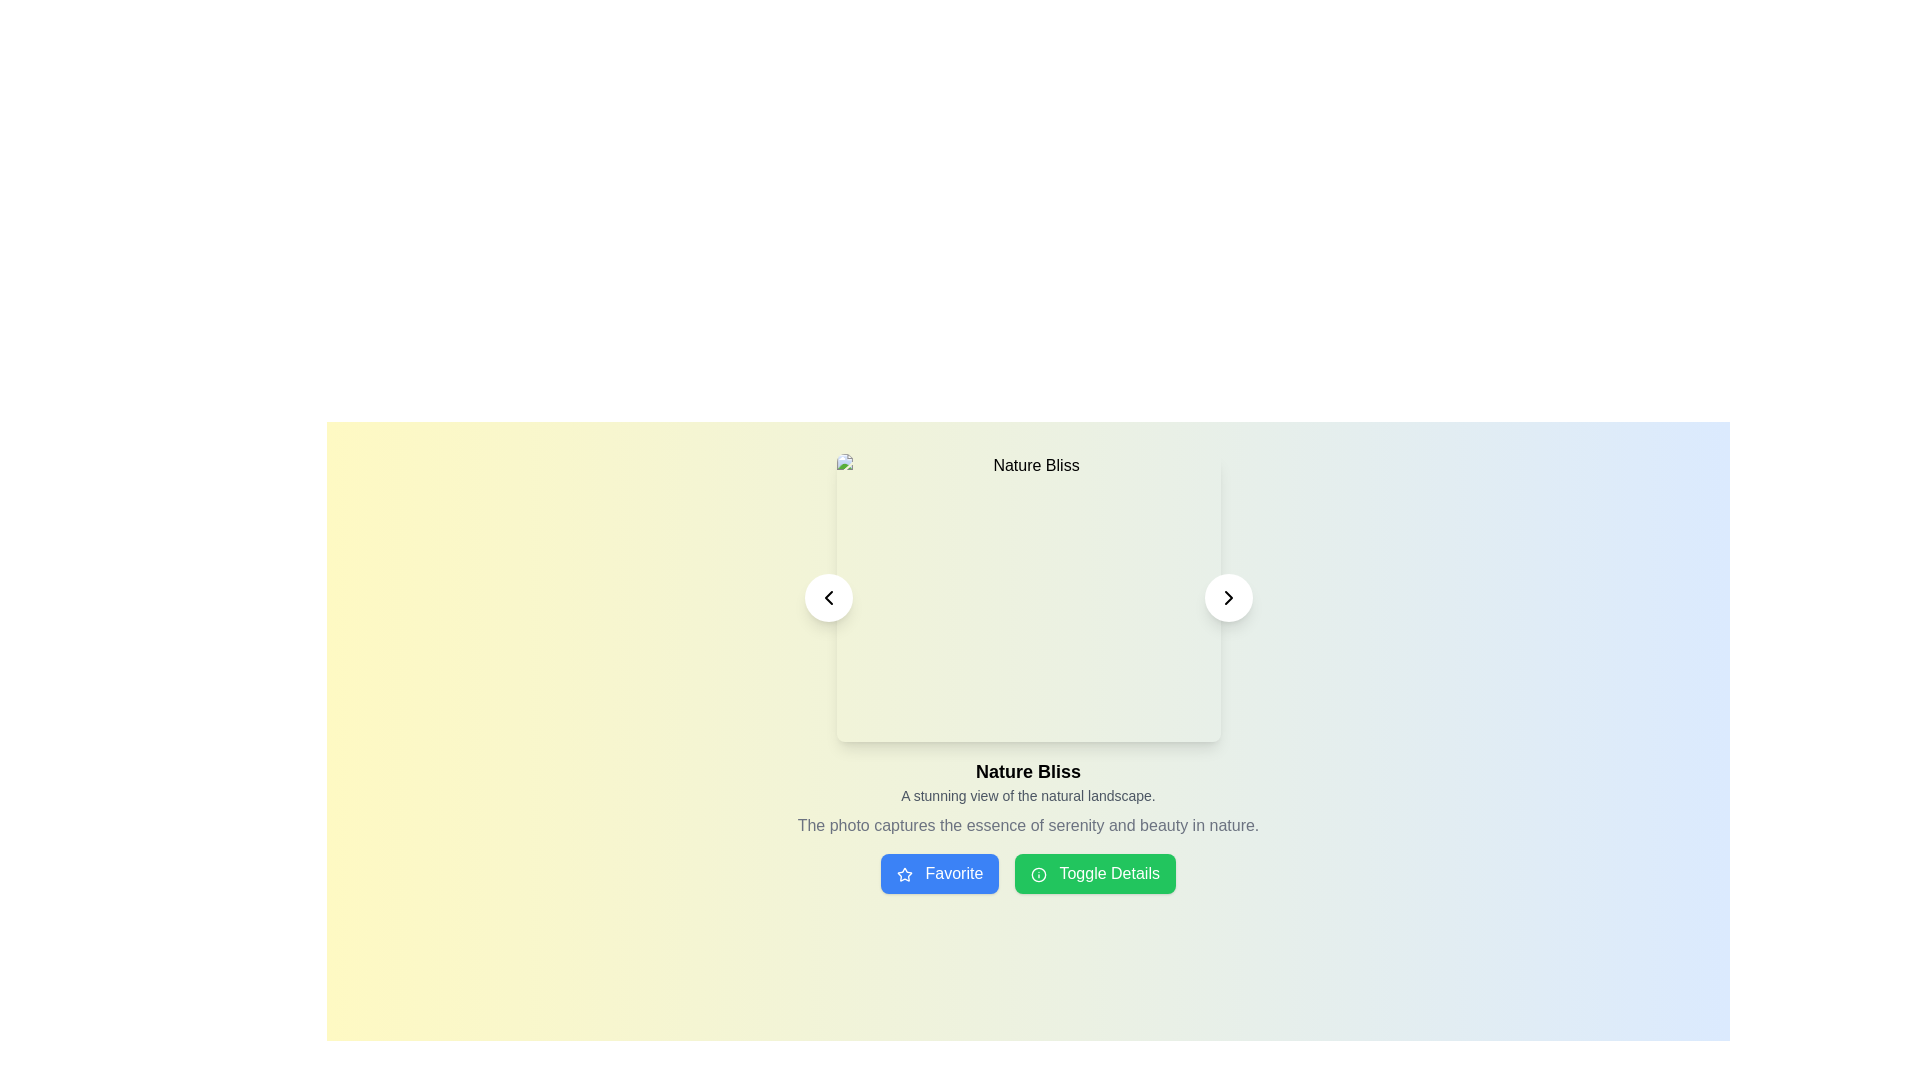 The width and height of the screenshot is (1920, 1080). Describe the element at coordinates (1028, 873) in the screenshot. I see `the green button labeled 'Toggle Details'` at that location.